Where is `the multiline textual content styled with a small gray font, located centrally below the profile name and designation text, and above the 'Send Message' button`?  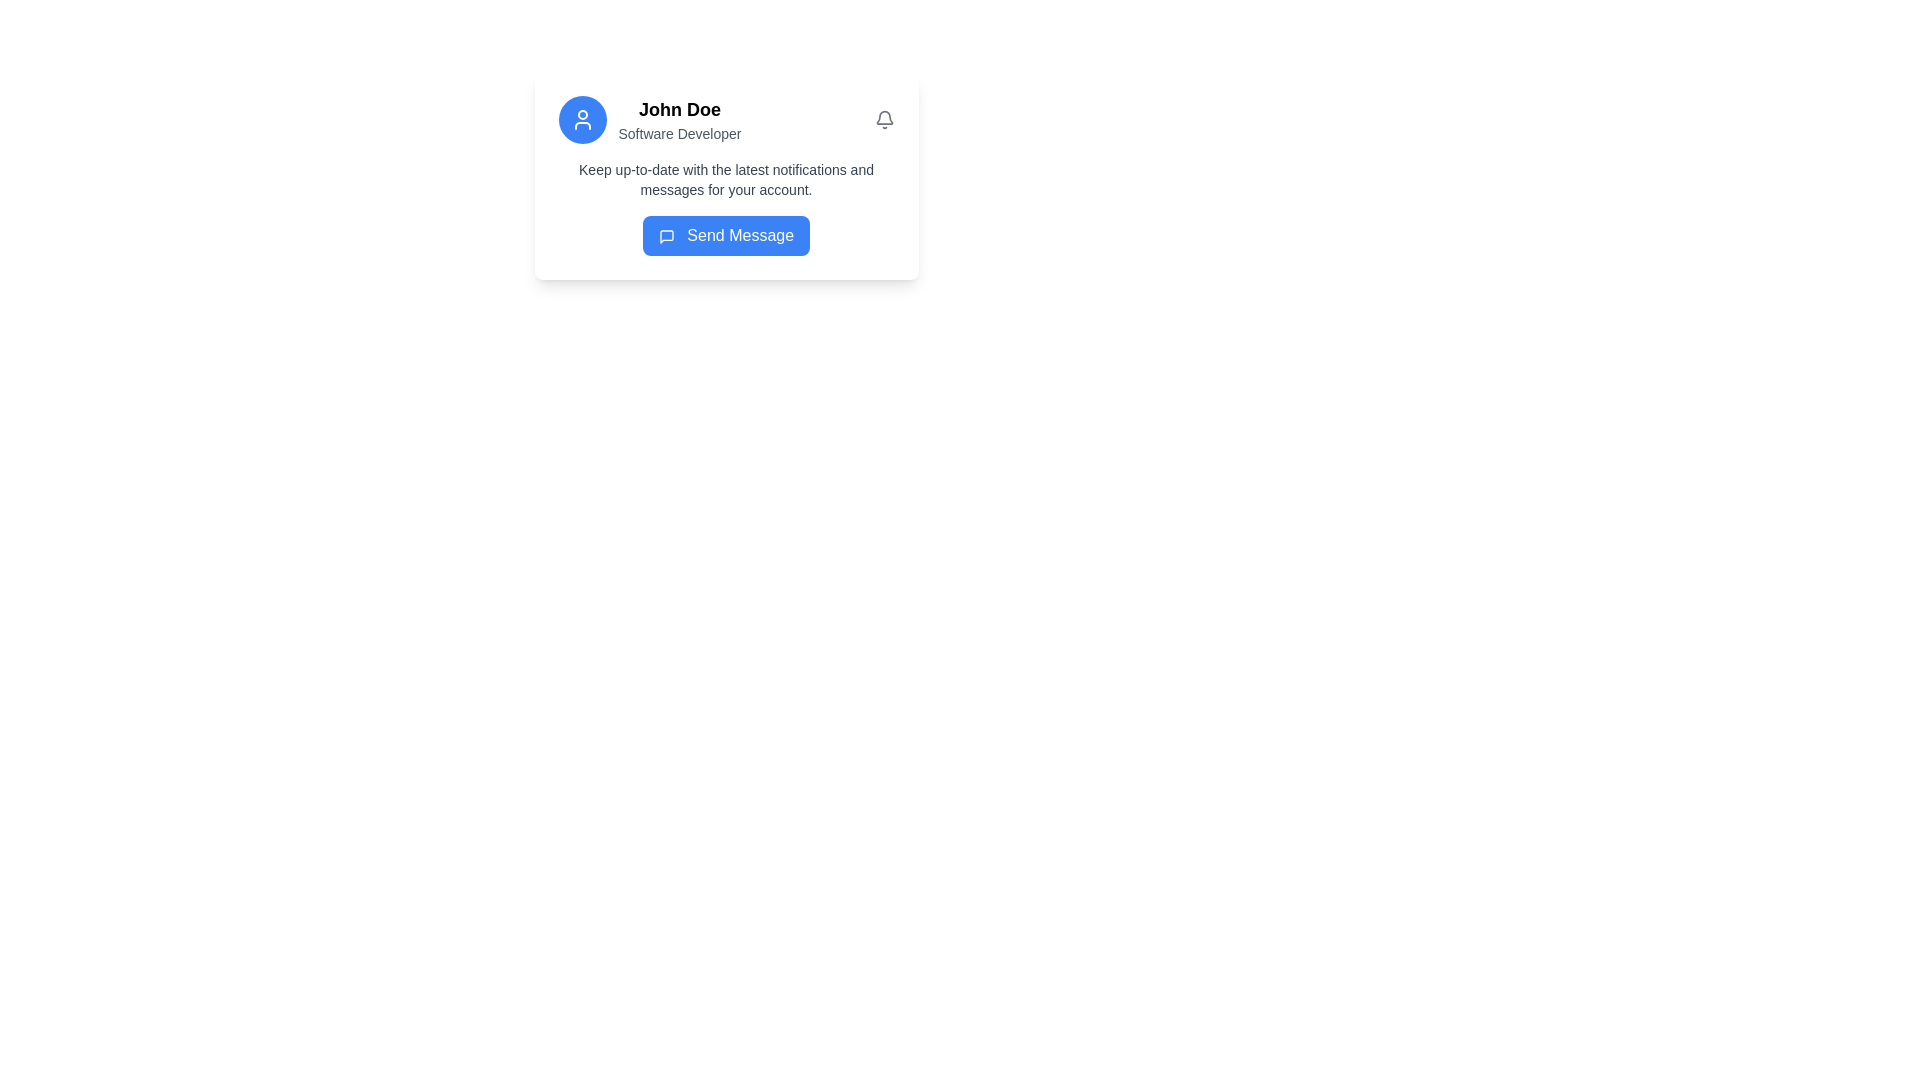 the multiline textual content styled with a small gray font, located centrally below the profile name and designation text, and above the 'Send Message' button is located at coordinates (725, 180).